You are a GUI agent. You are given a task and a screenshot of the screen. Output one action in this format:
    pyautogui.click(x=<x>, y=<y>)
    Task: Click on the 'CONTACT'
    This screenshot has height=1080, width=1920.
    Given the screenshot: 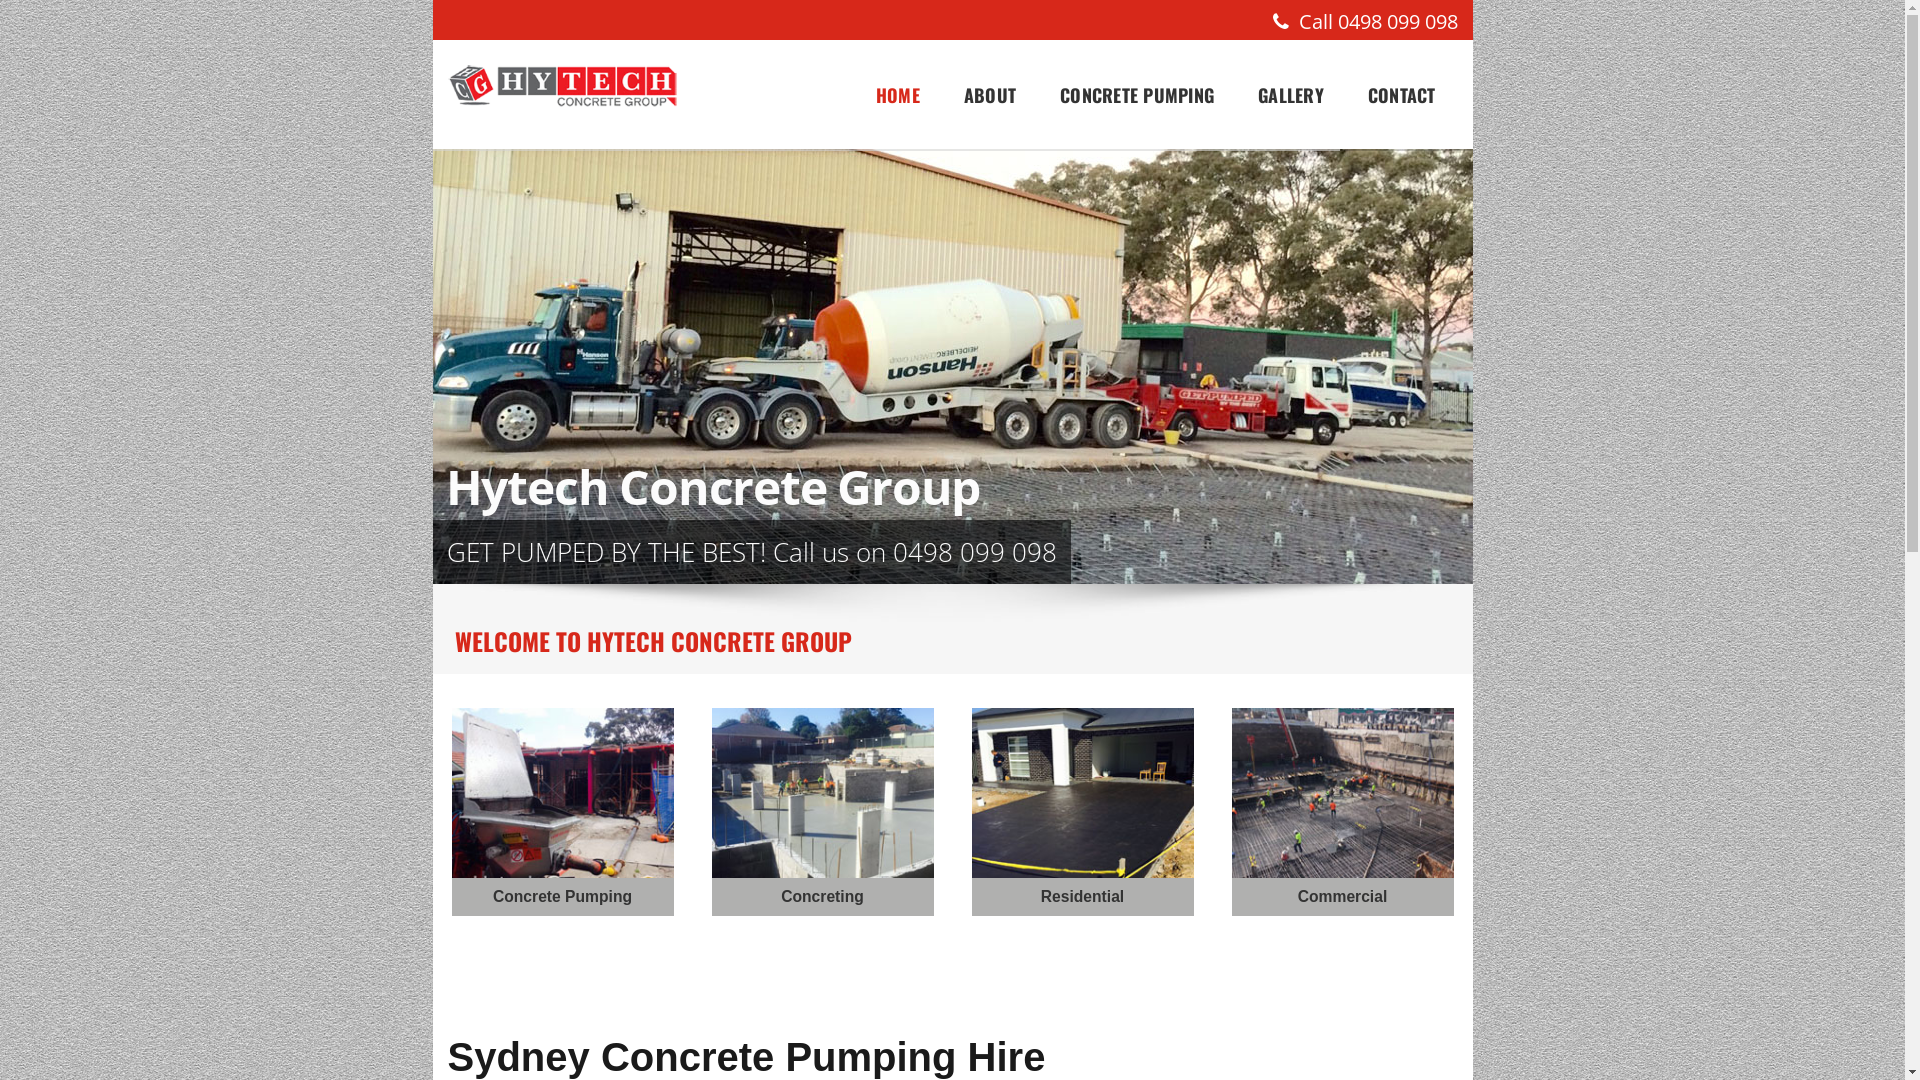 What is the action you would take?
    pyautogui.click(x=1400, y=94)
    